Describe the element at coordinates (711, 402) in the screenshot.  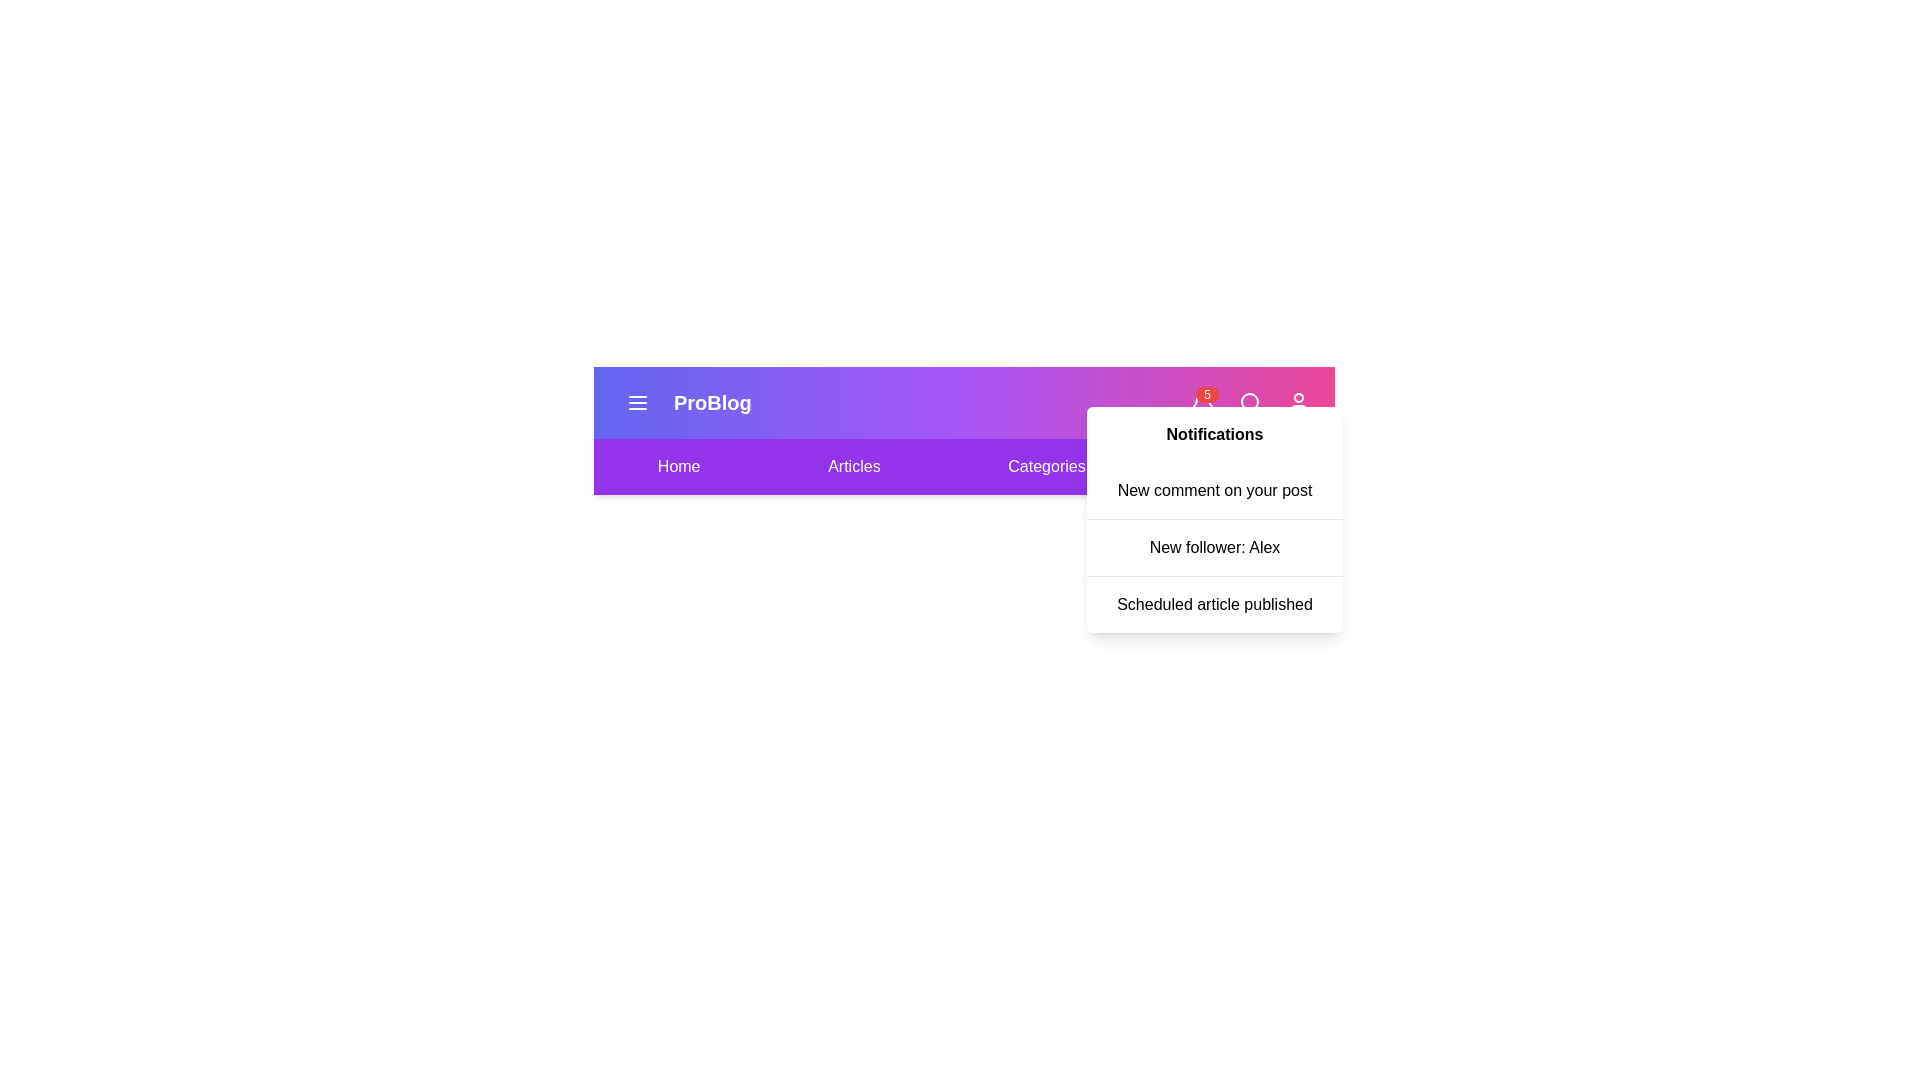
I see `the ProBlog title to select it` at that location.